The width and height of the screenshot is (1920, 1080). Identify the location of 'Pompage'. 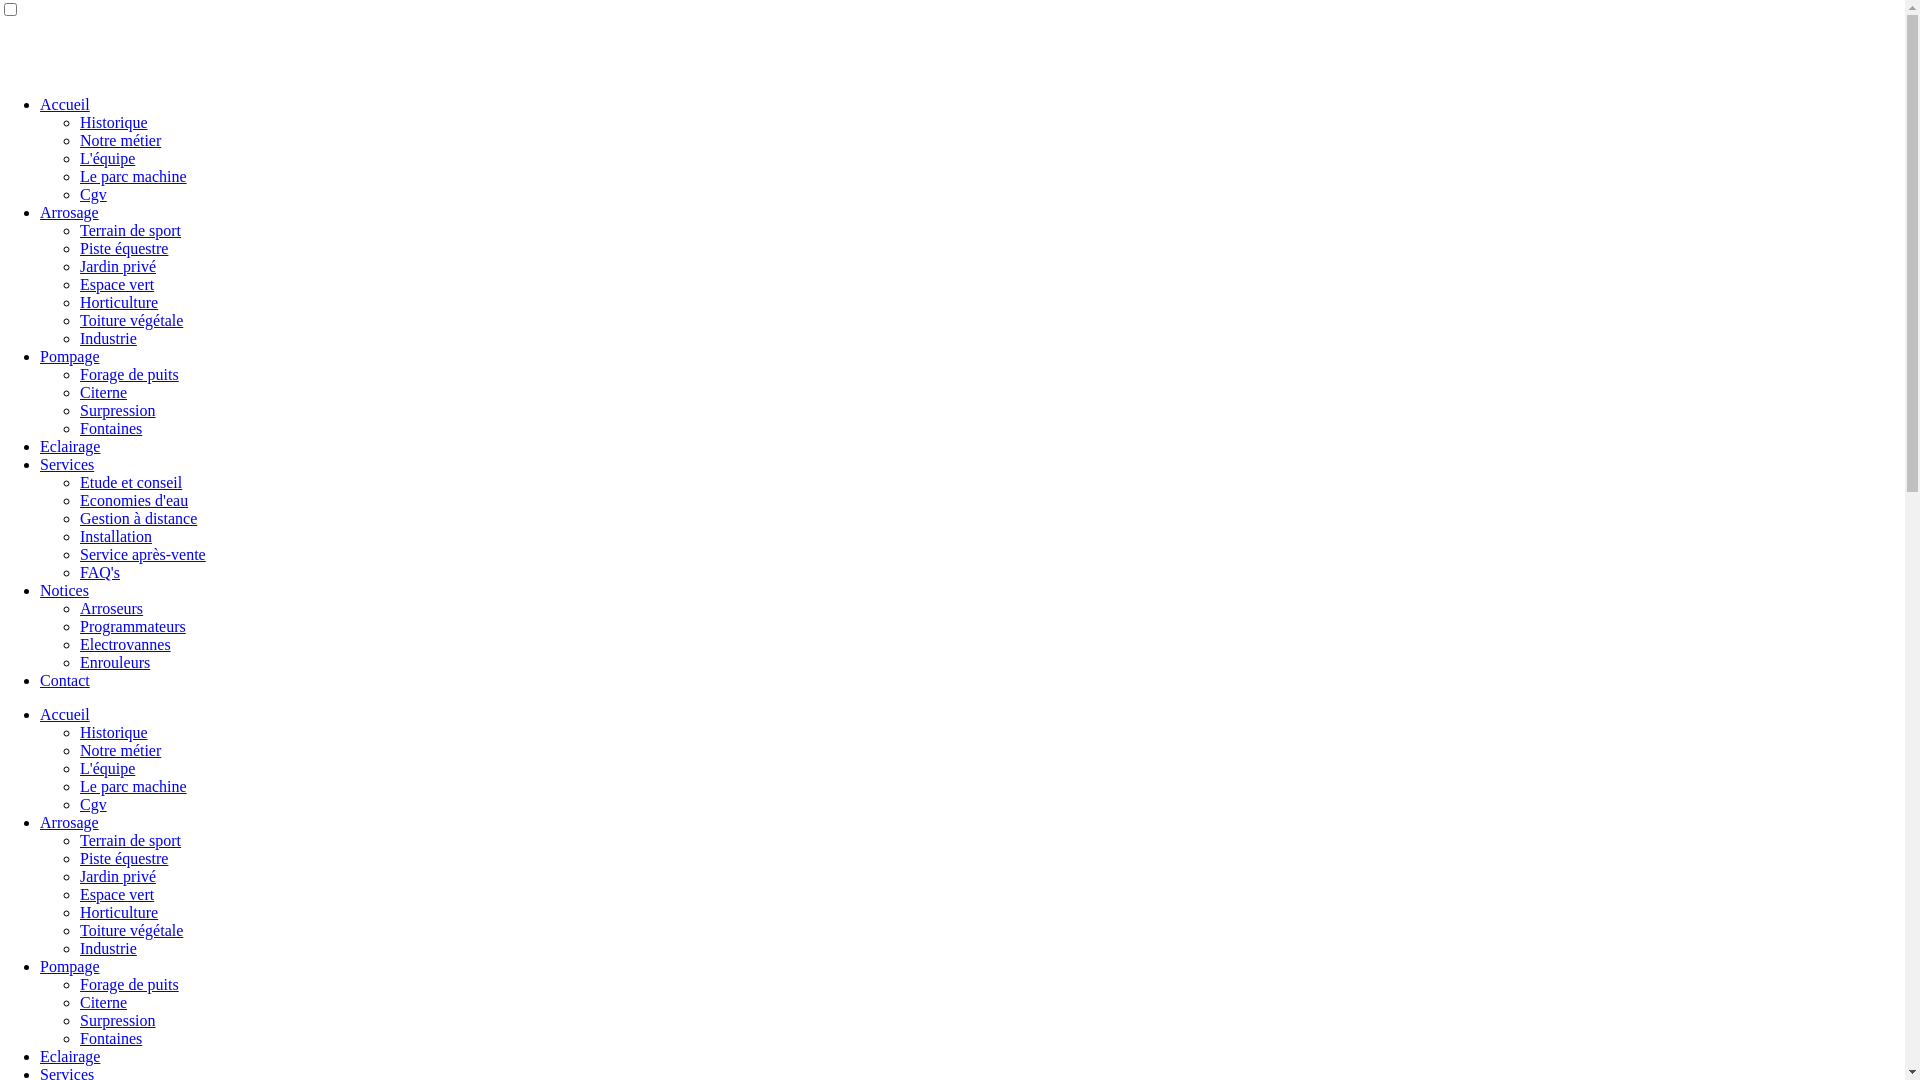
(70, 965).